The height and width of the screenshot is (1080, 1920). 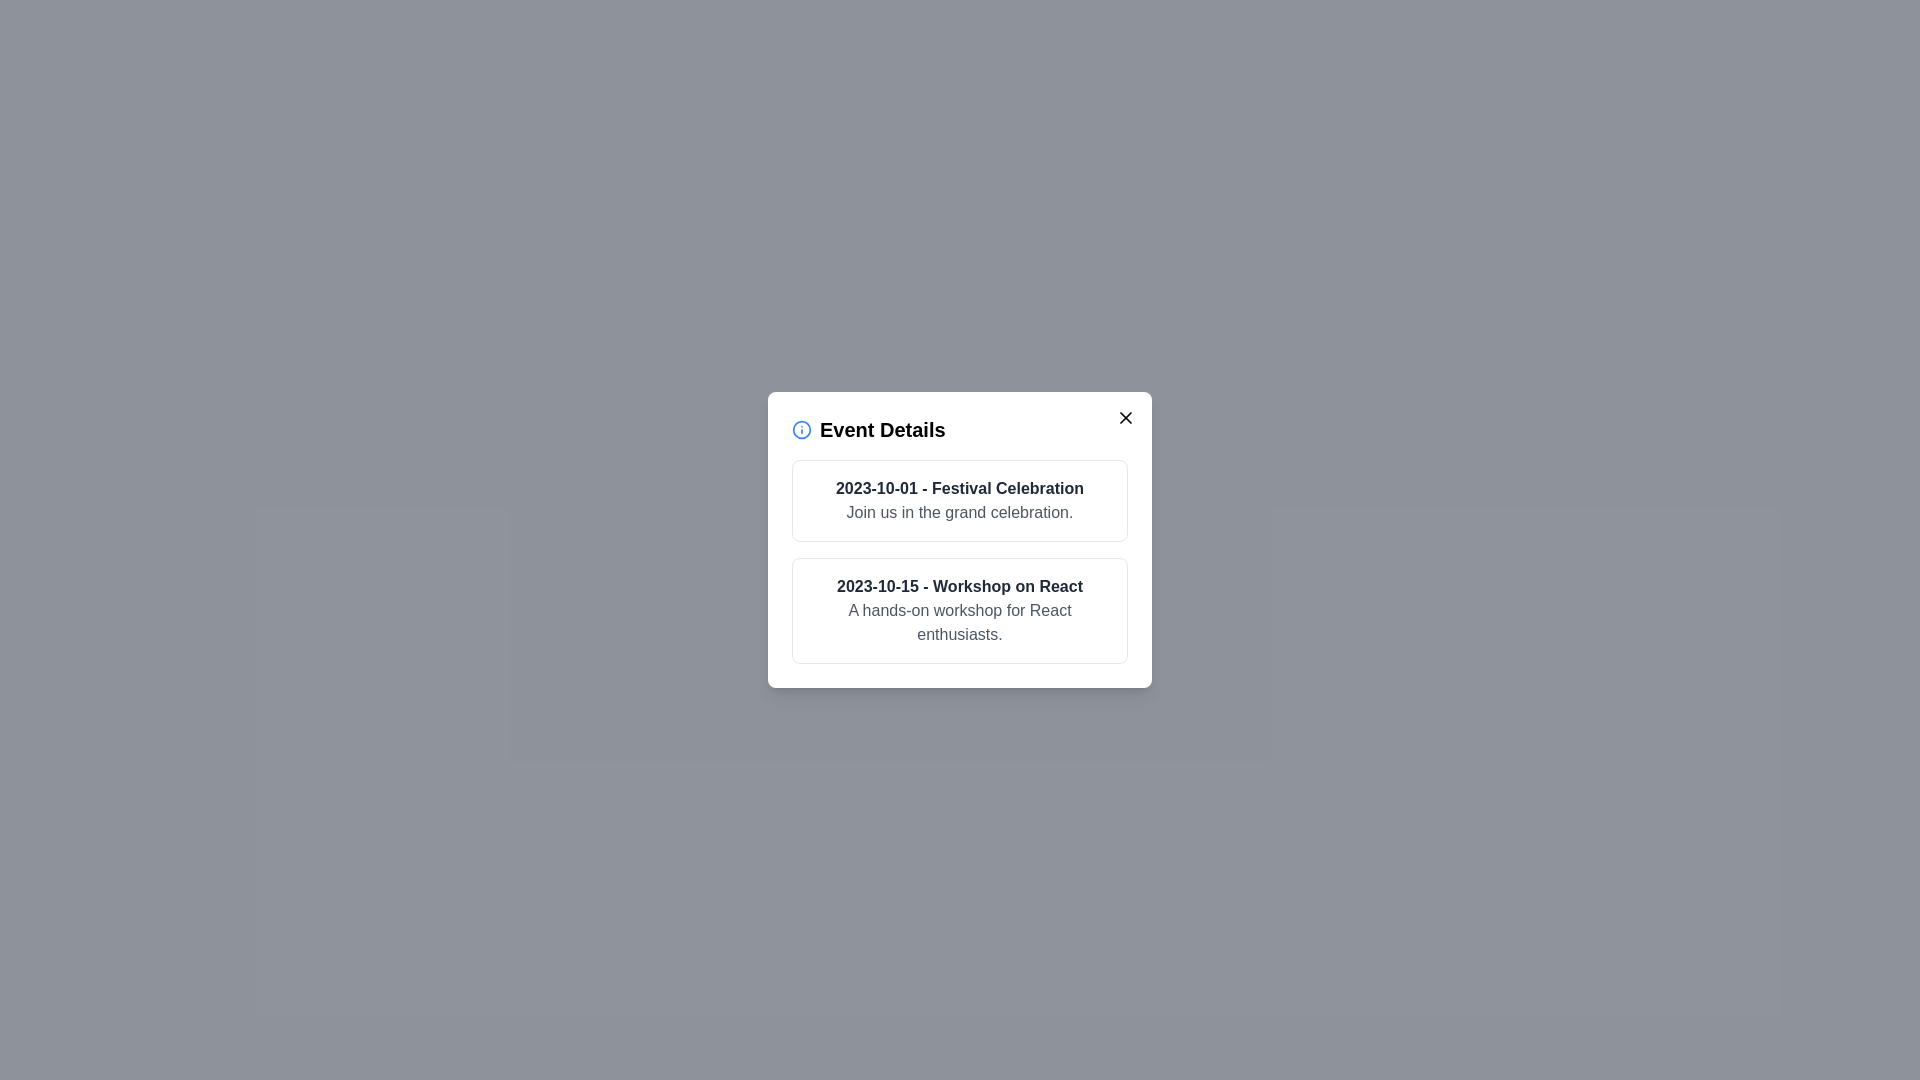 What do you see at coordinates (1126, 416) in the screenshot?
I see `the close button to close the dialog` at bounding box center [1126, 416].